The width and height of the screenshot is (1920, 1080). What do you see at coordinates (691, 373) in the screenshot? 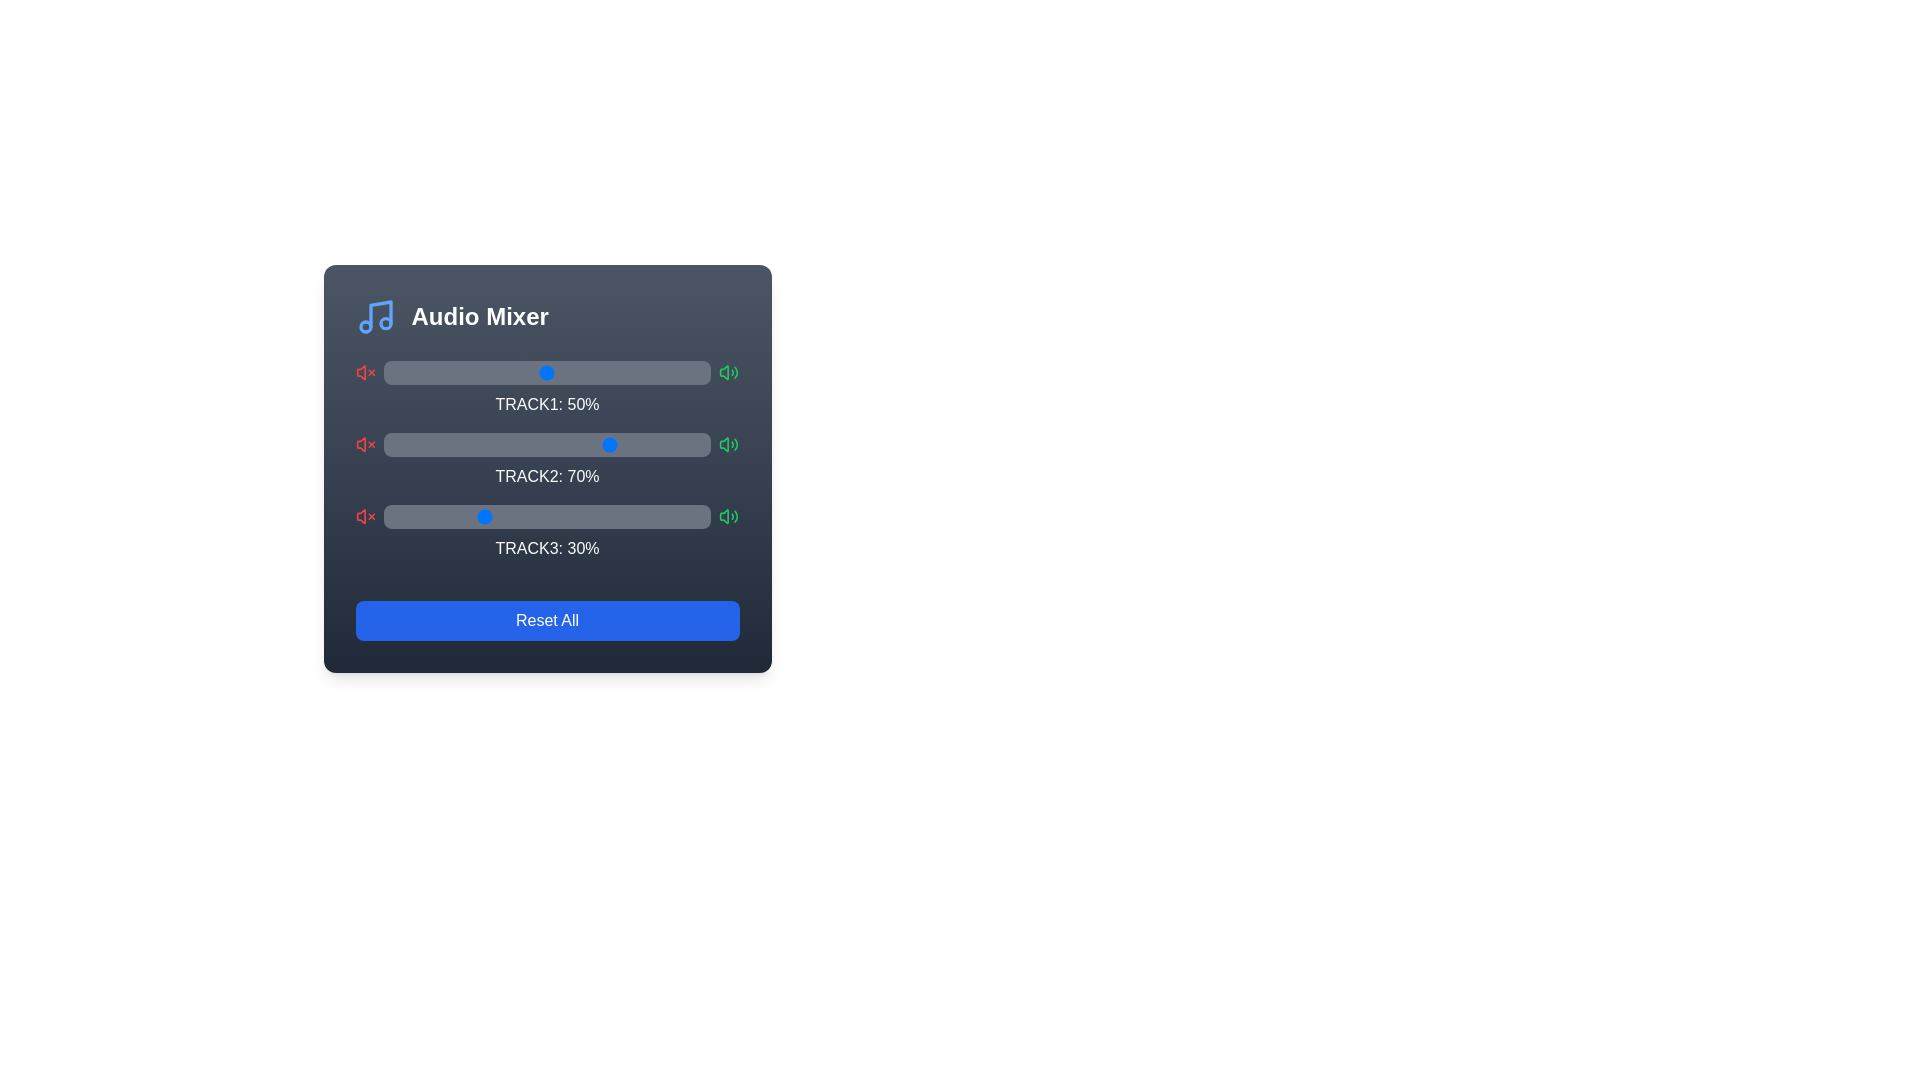
I see `the volume slider for Track 1 to 94%` at bounding box center [691, 373].